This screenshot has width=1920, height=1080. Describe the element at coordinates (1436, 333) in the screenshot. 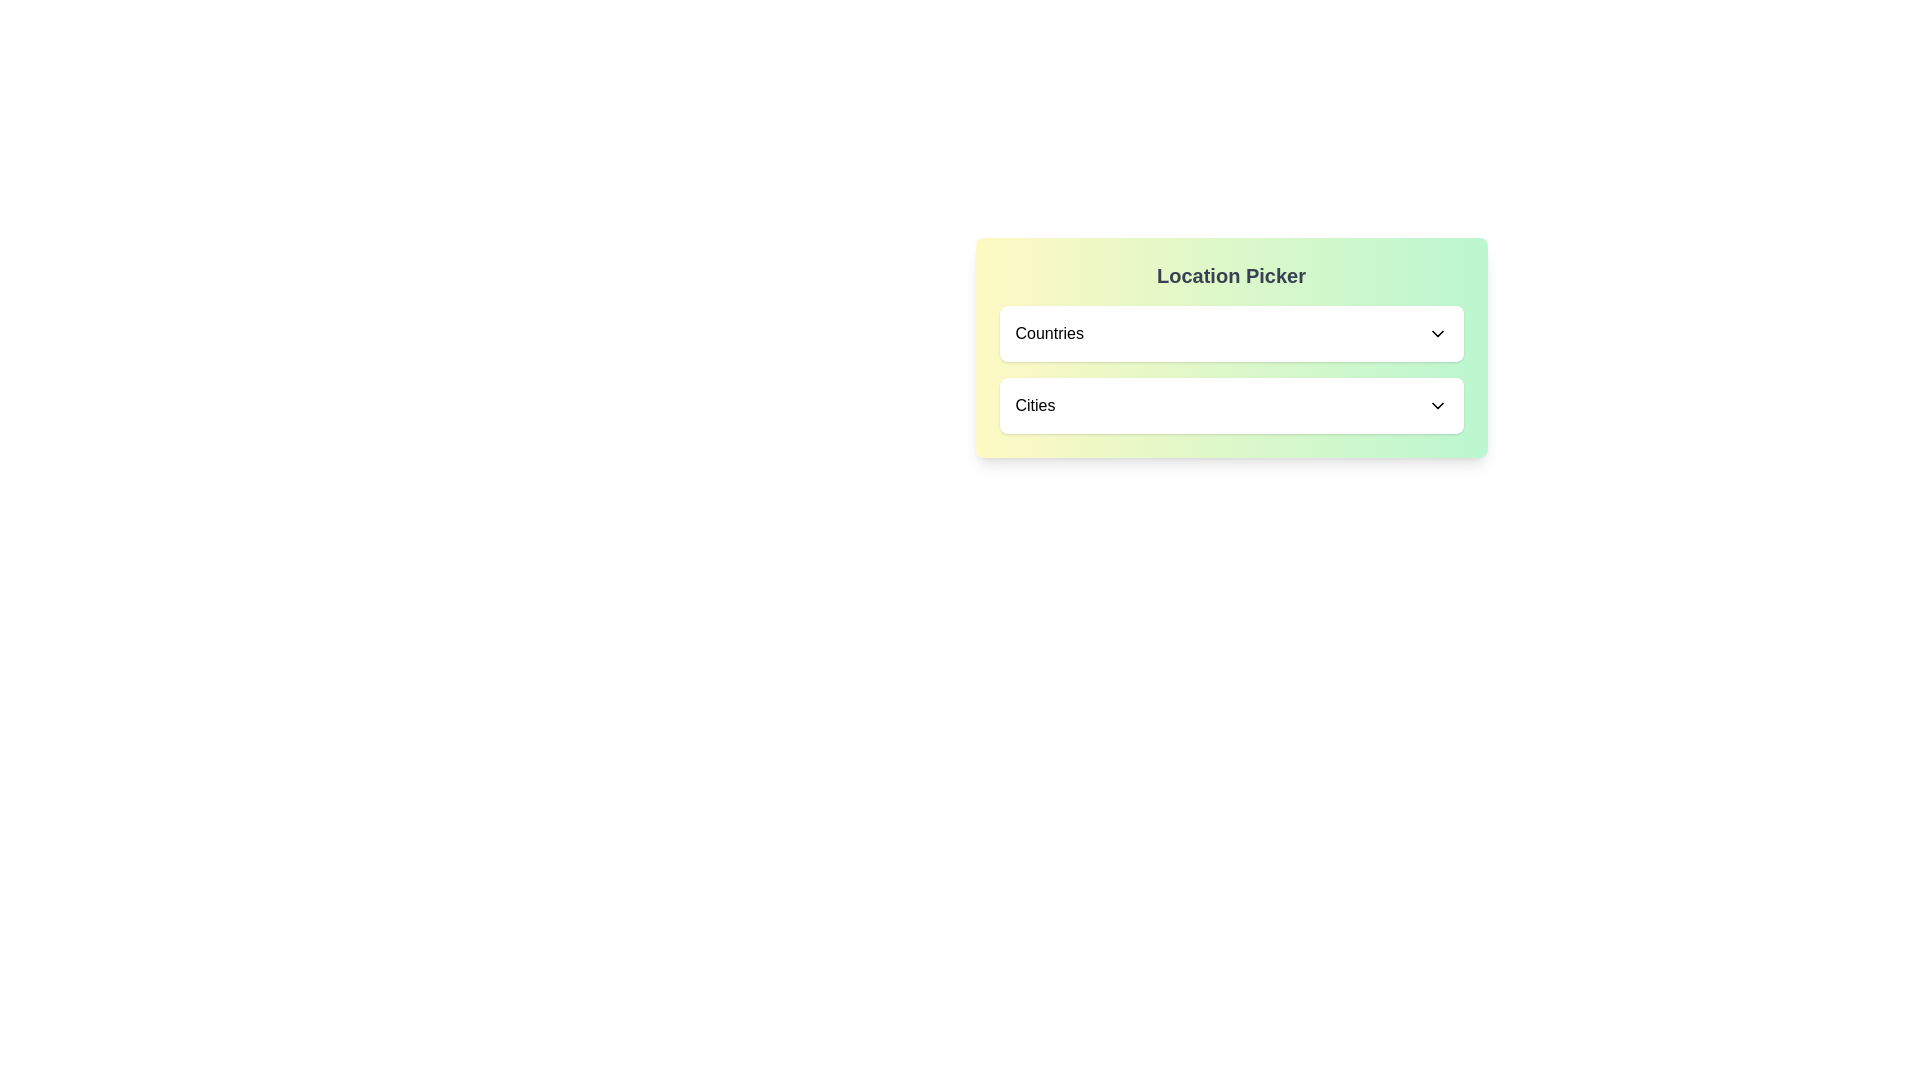

I see `the downward-facing chevron icon within the 'Countries' dropdown menu` at that location.